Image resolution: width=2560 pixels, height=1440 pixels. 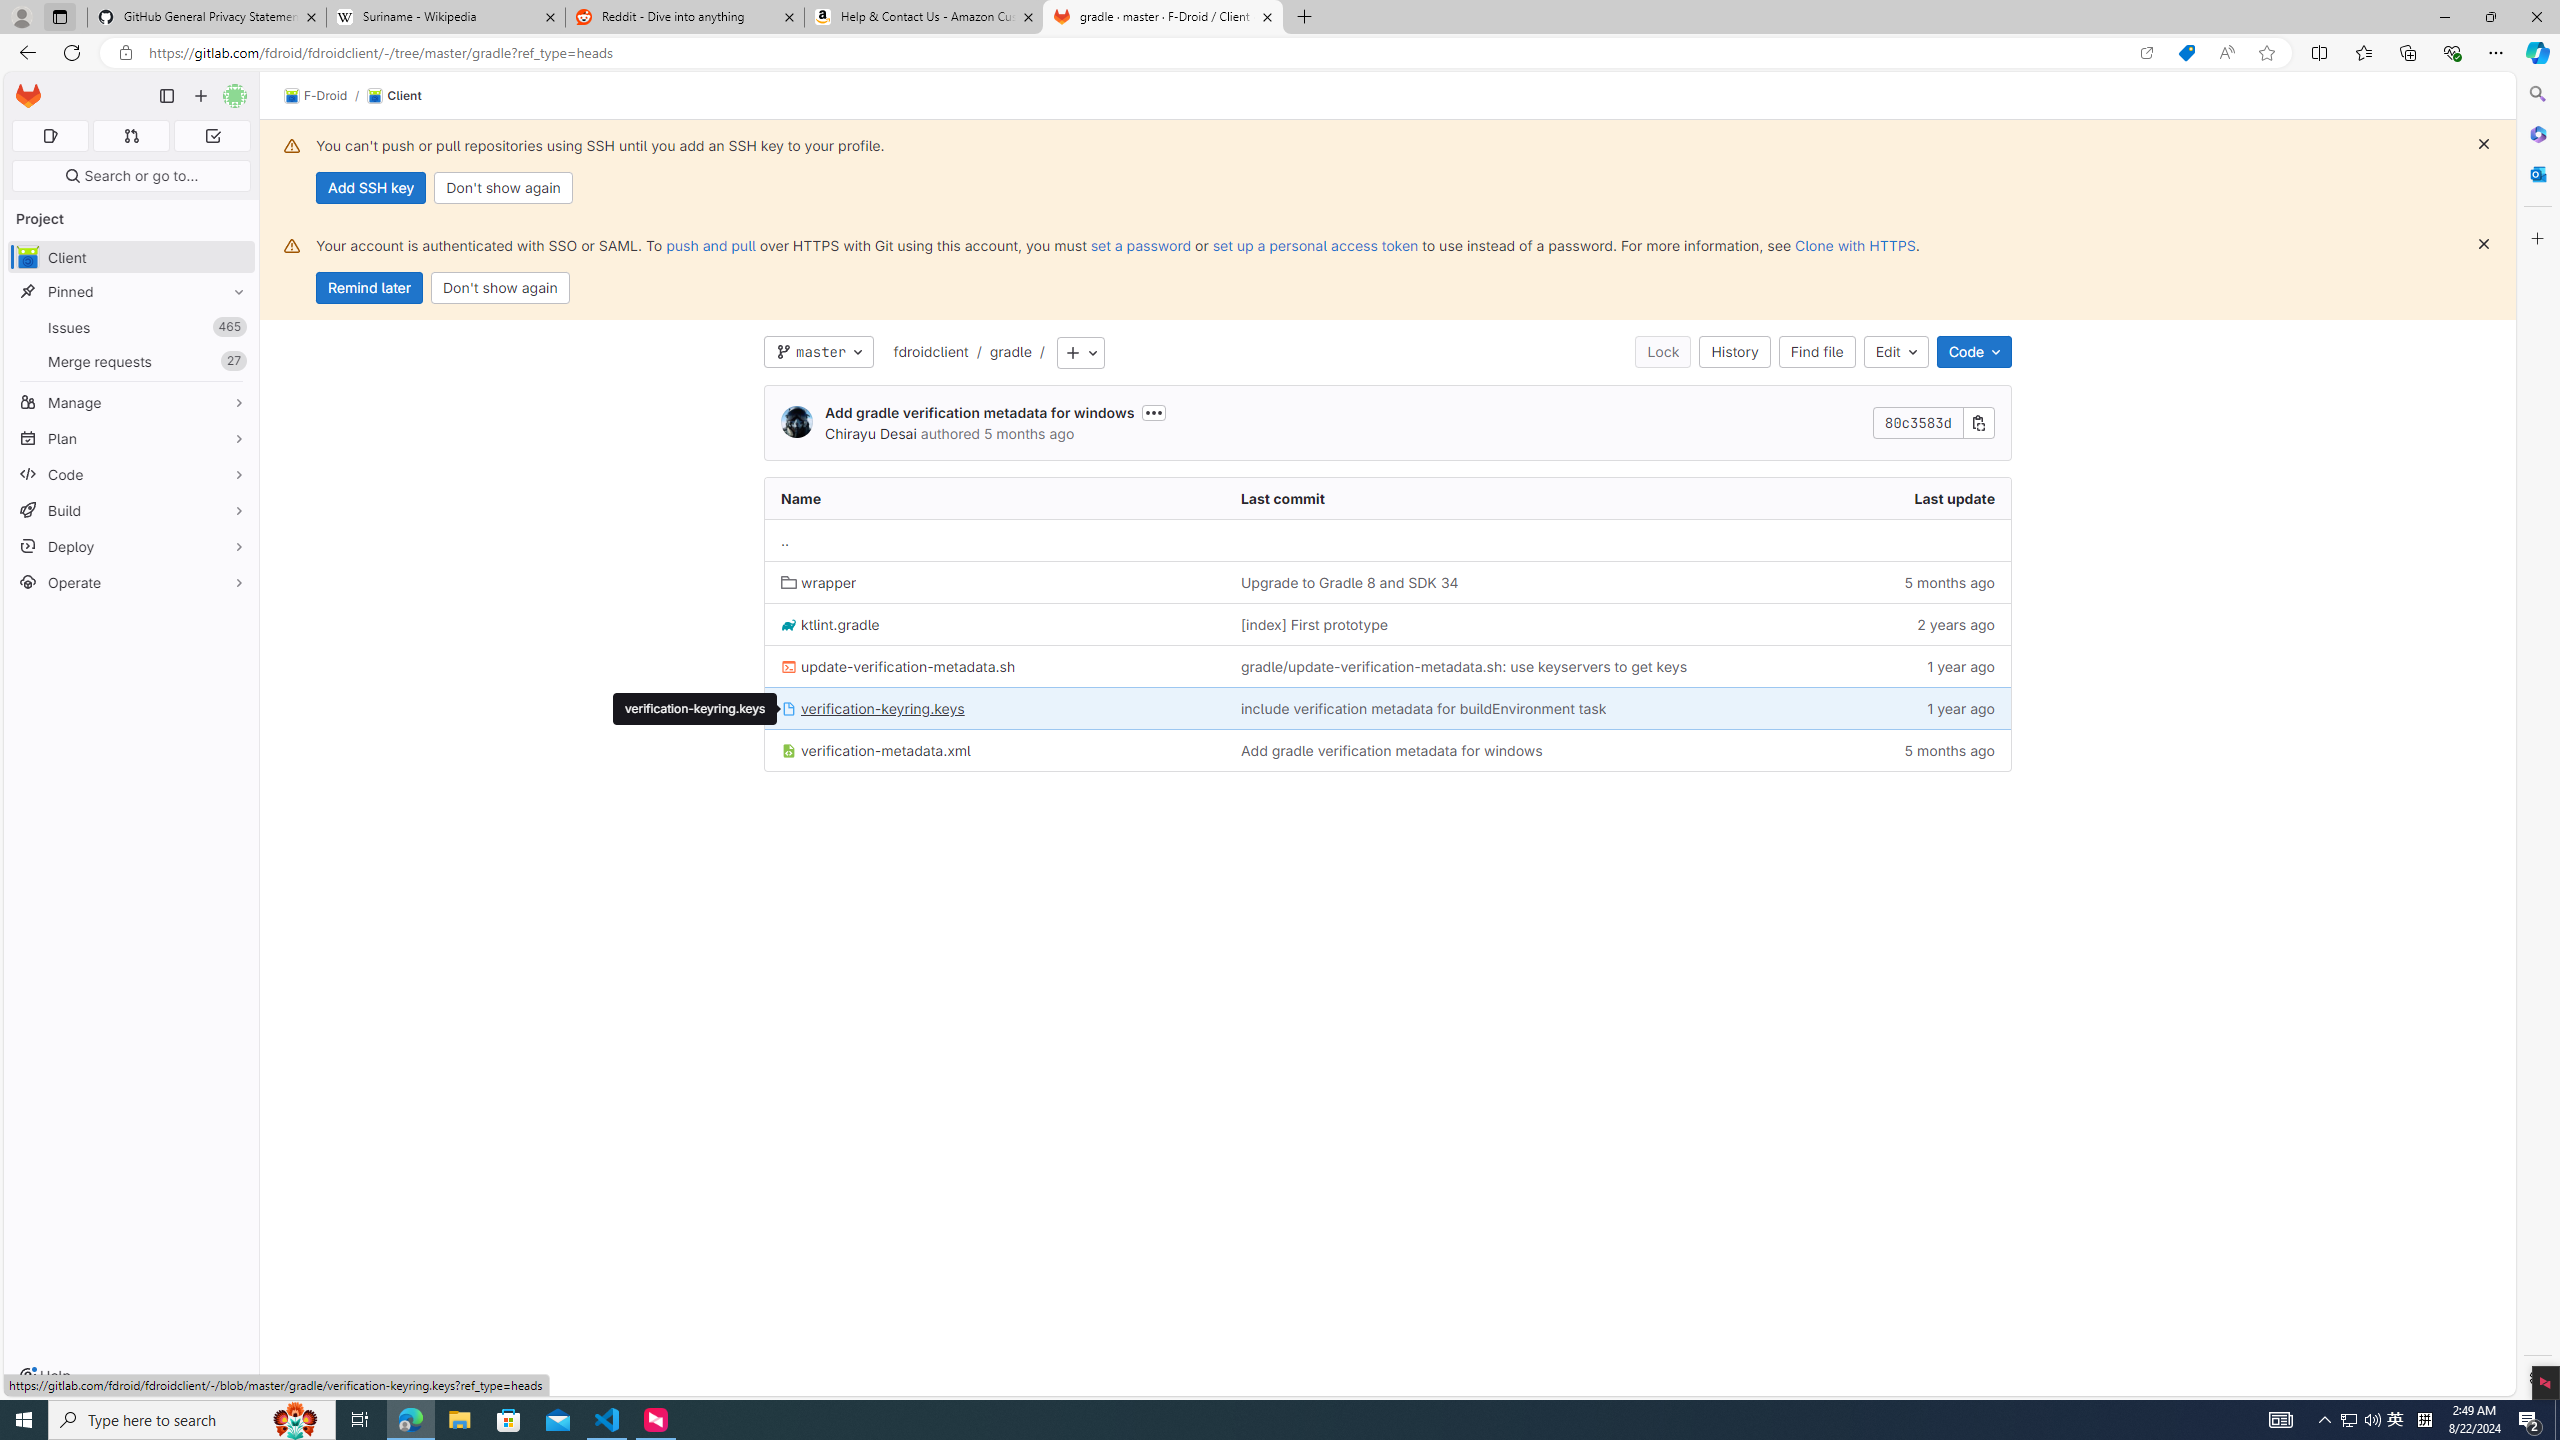 I want to click on '/gradle', so click(x=998, y=352).